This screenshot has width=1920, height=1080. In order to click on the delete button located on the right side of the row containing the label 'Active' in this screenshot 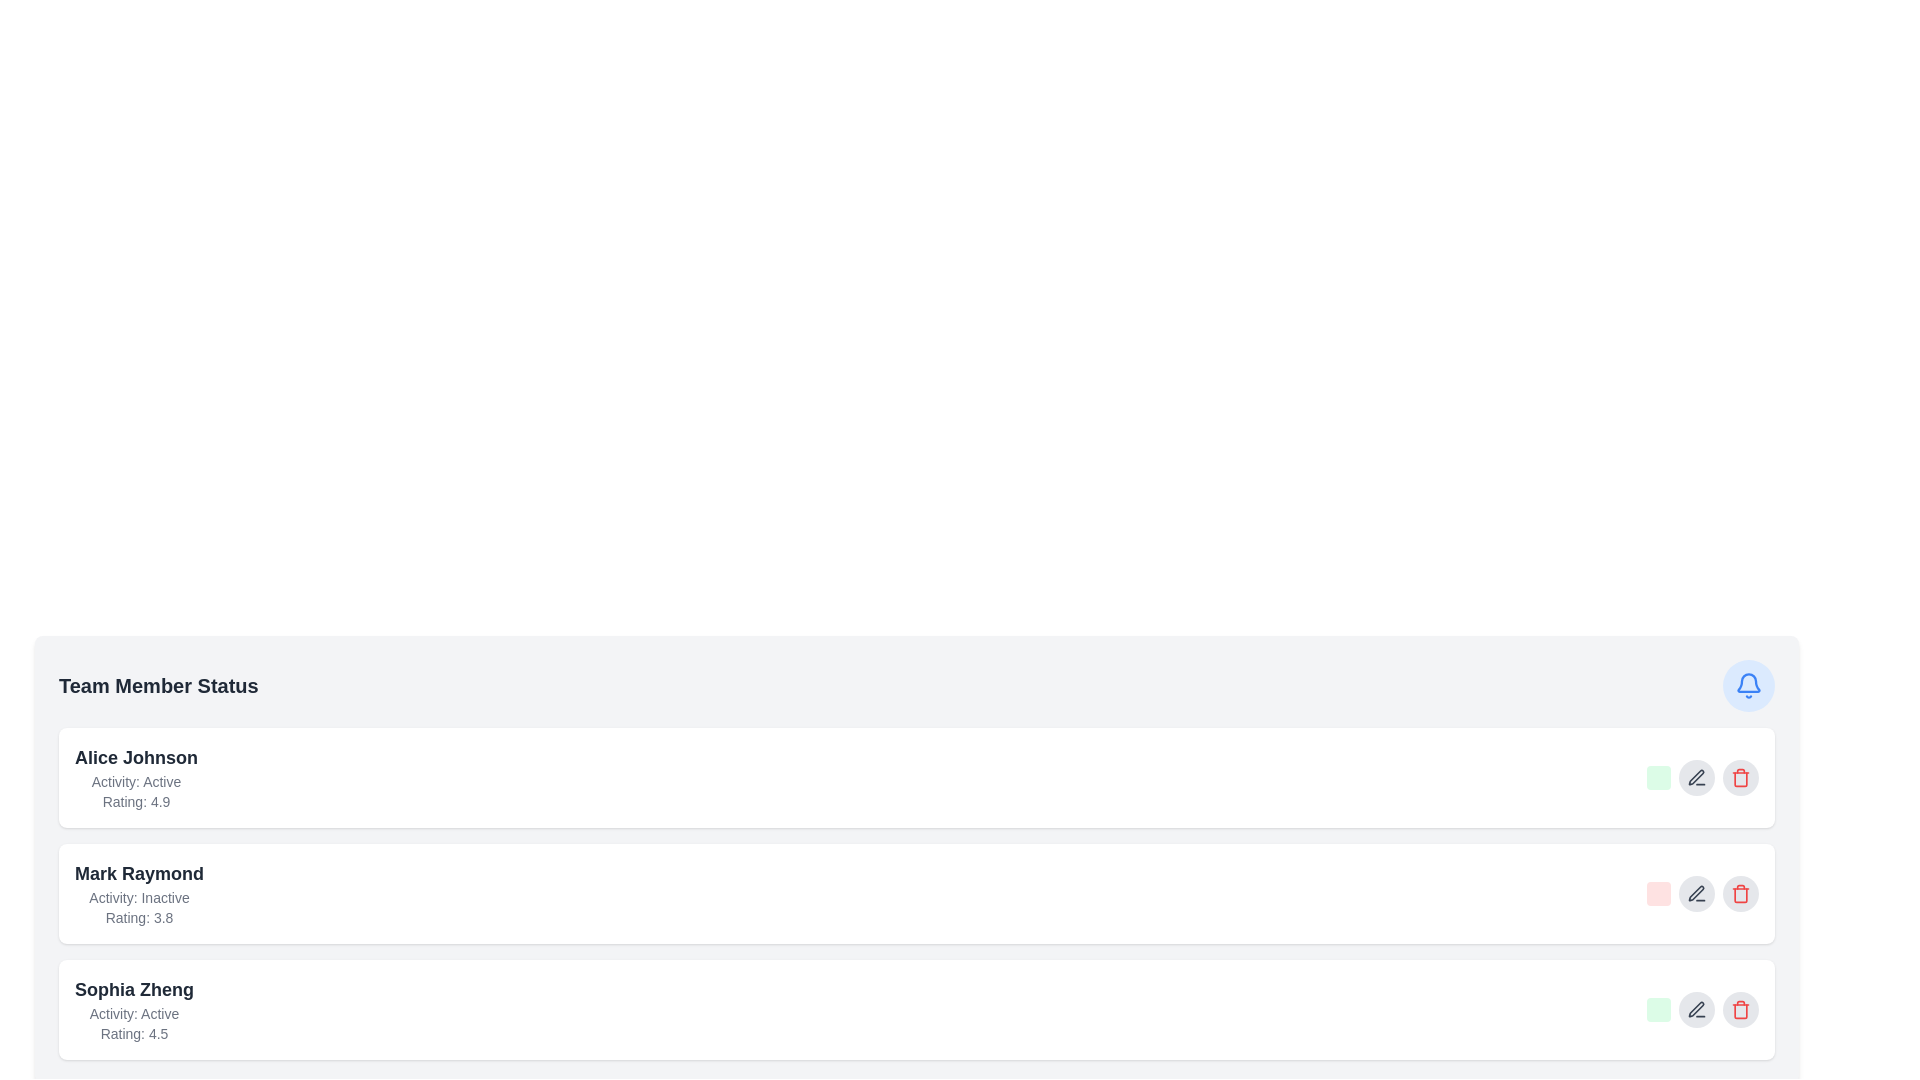, I will do `click(1740, 777)`.